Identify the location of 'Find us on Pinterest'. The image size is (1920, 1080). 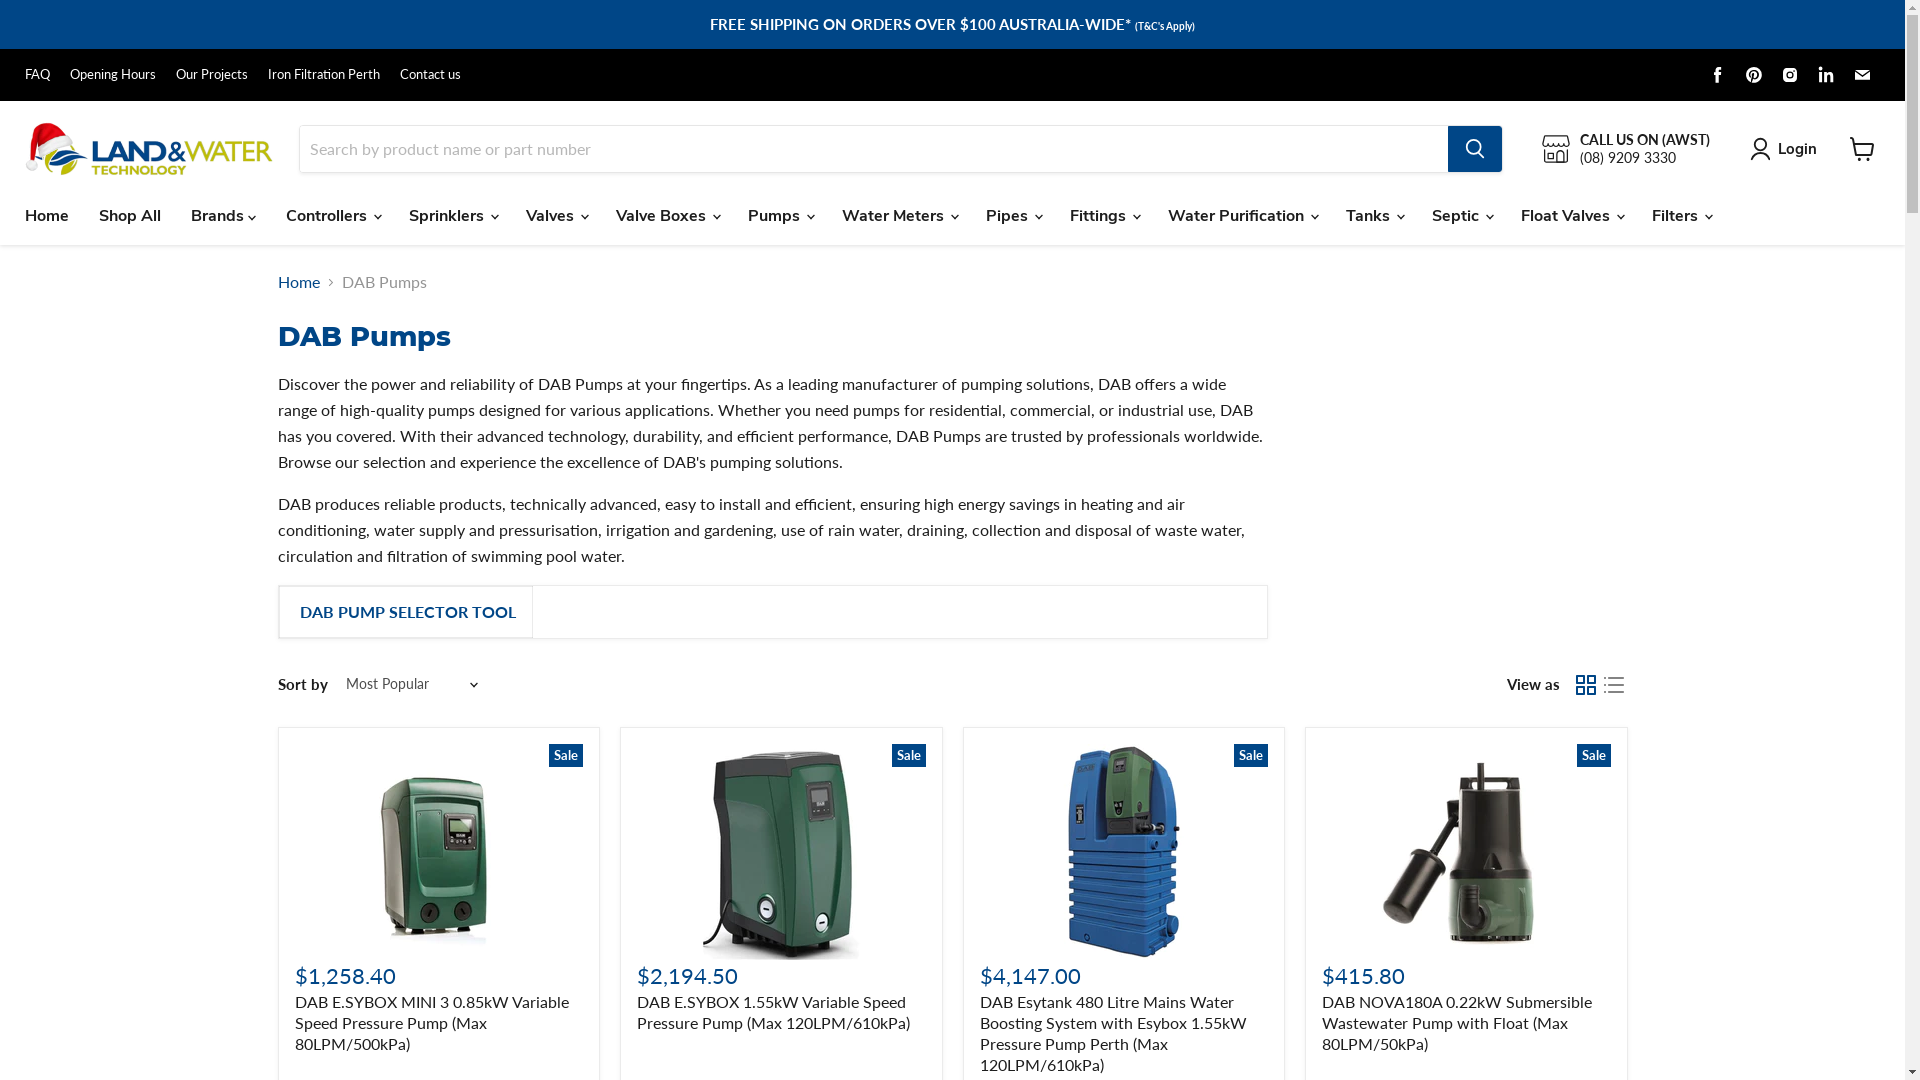
(1752, 72).